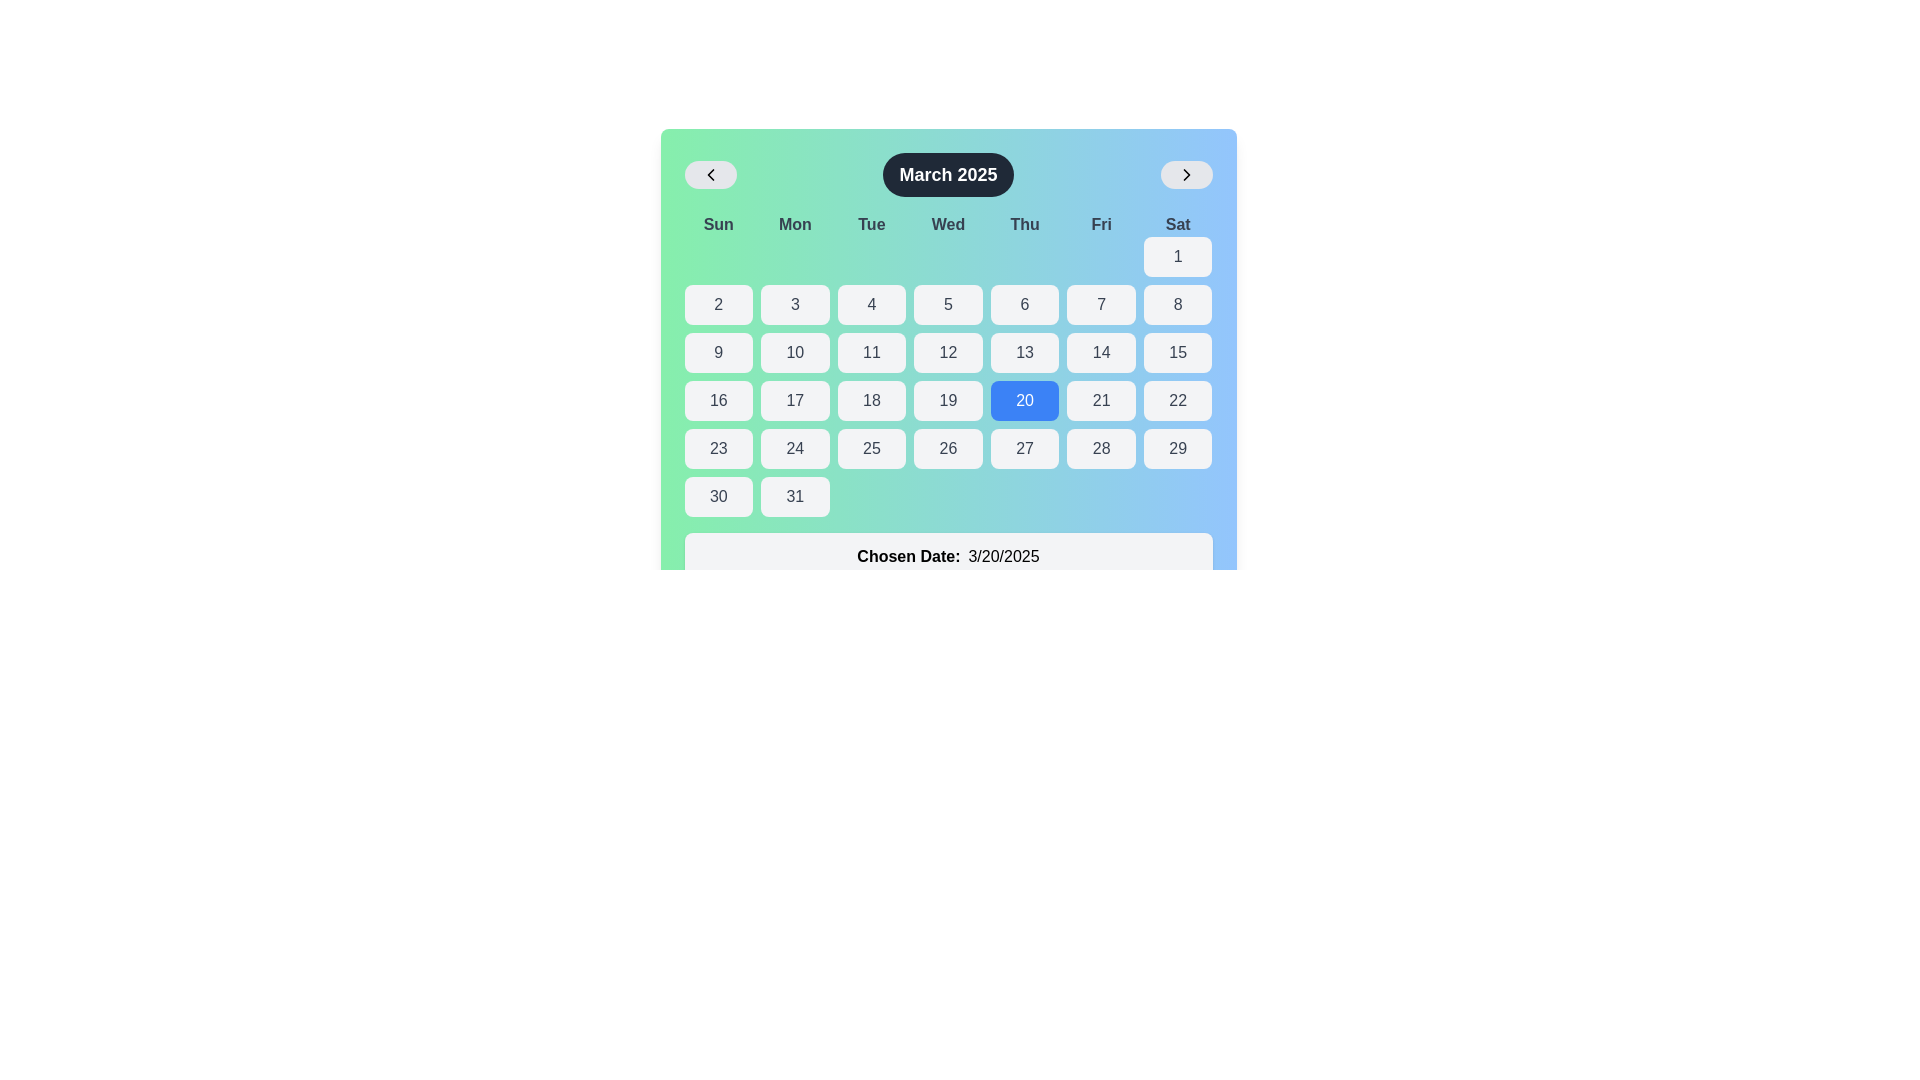 The image size is (1920, 1080). What do you see at coordinates (794, 447) in the screenshot?
I see `the selectable date button for the 24th in the calendar grid to trigger hover effects` at bounding box center [794, 447].